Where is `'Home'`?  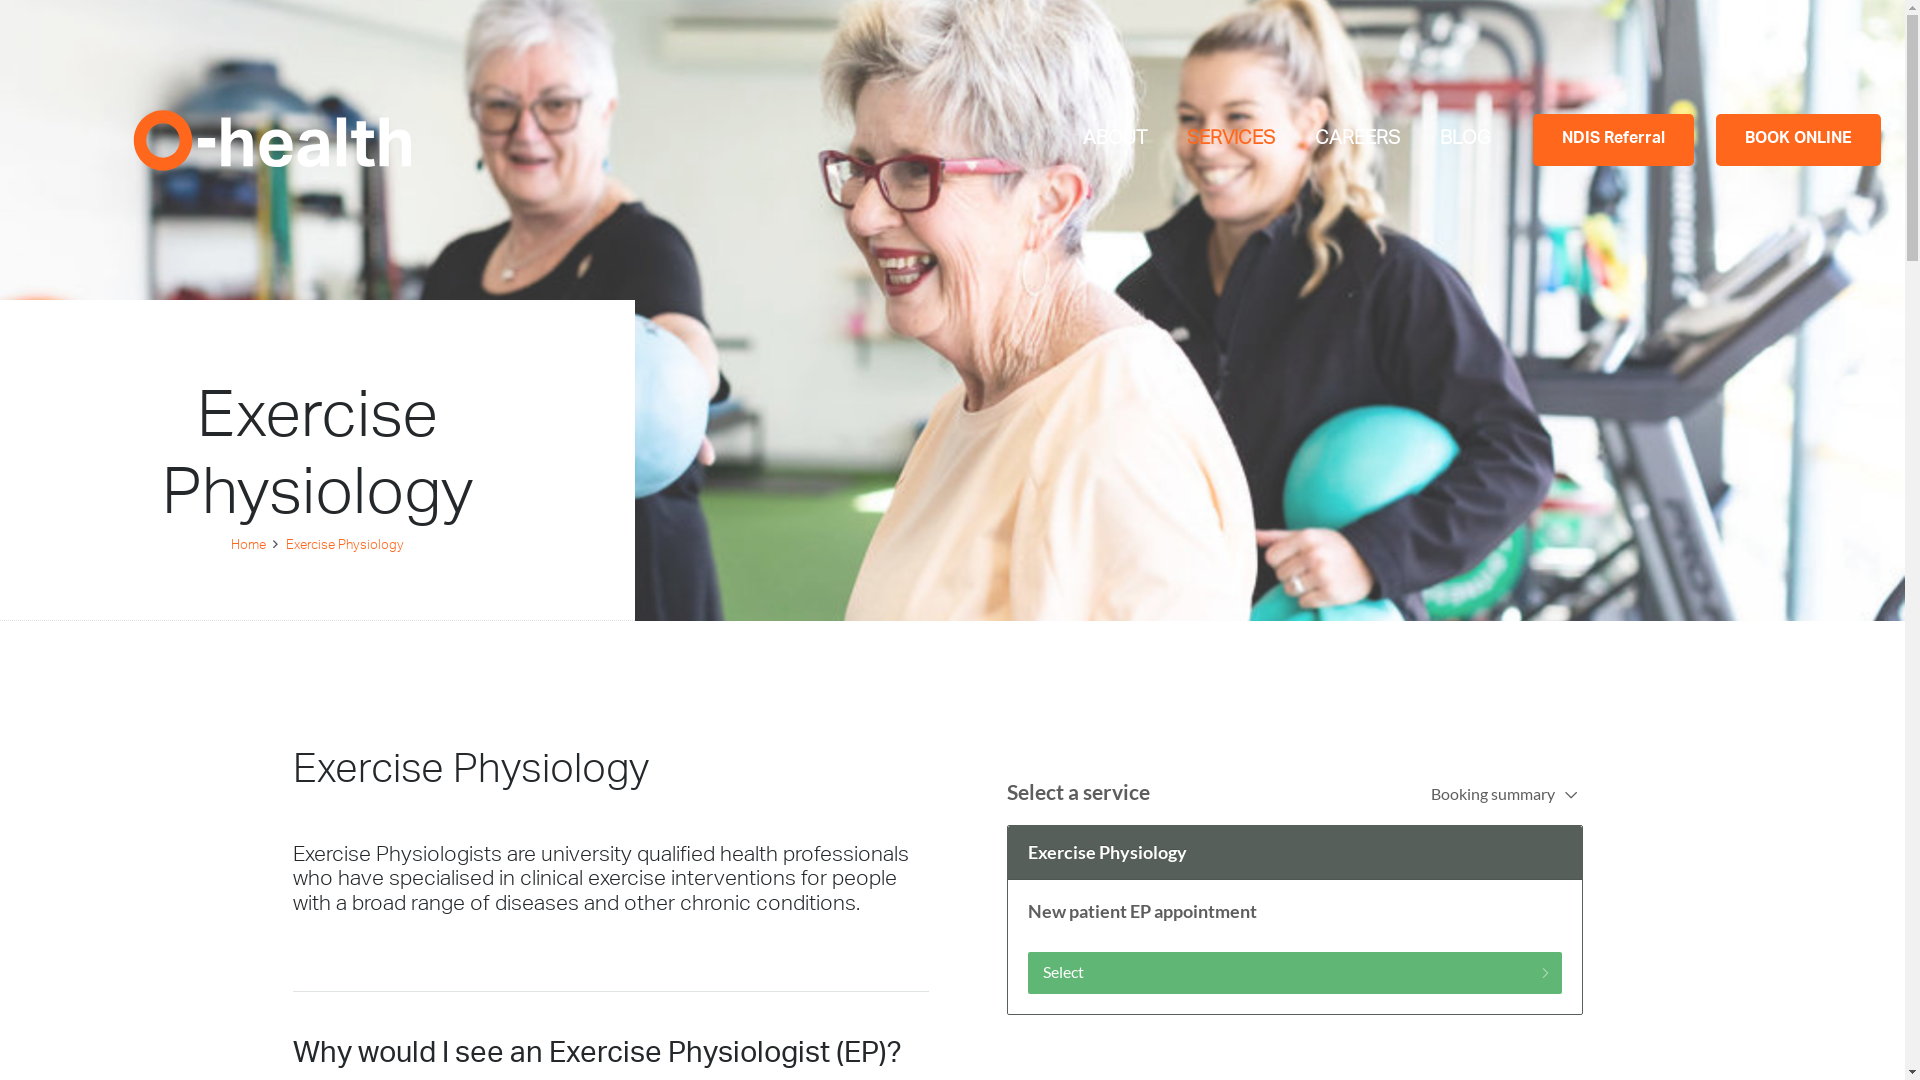 'Home' is located at coordinates (247, 546).